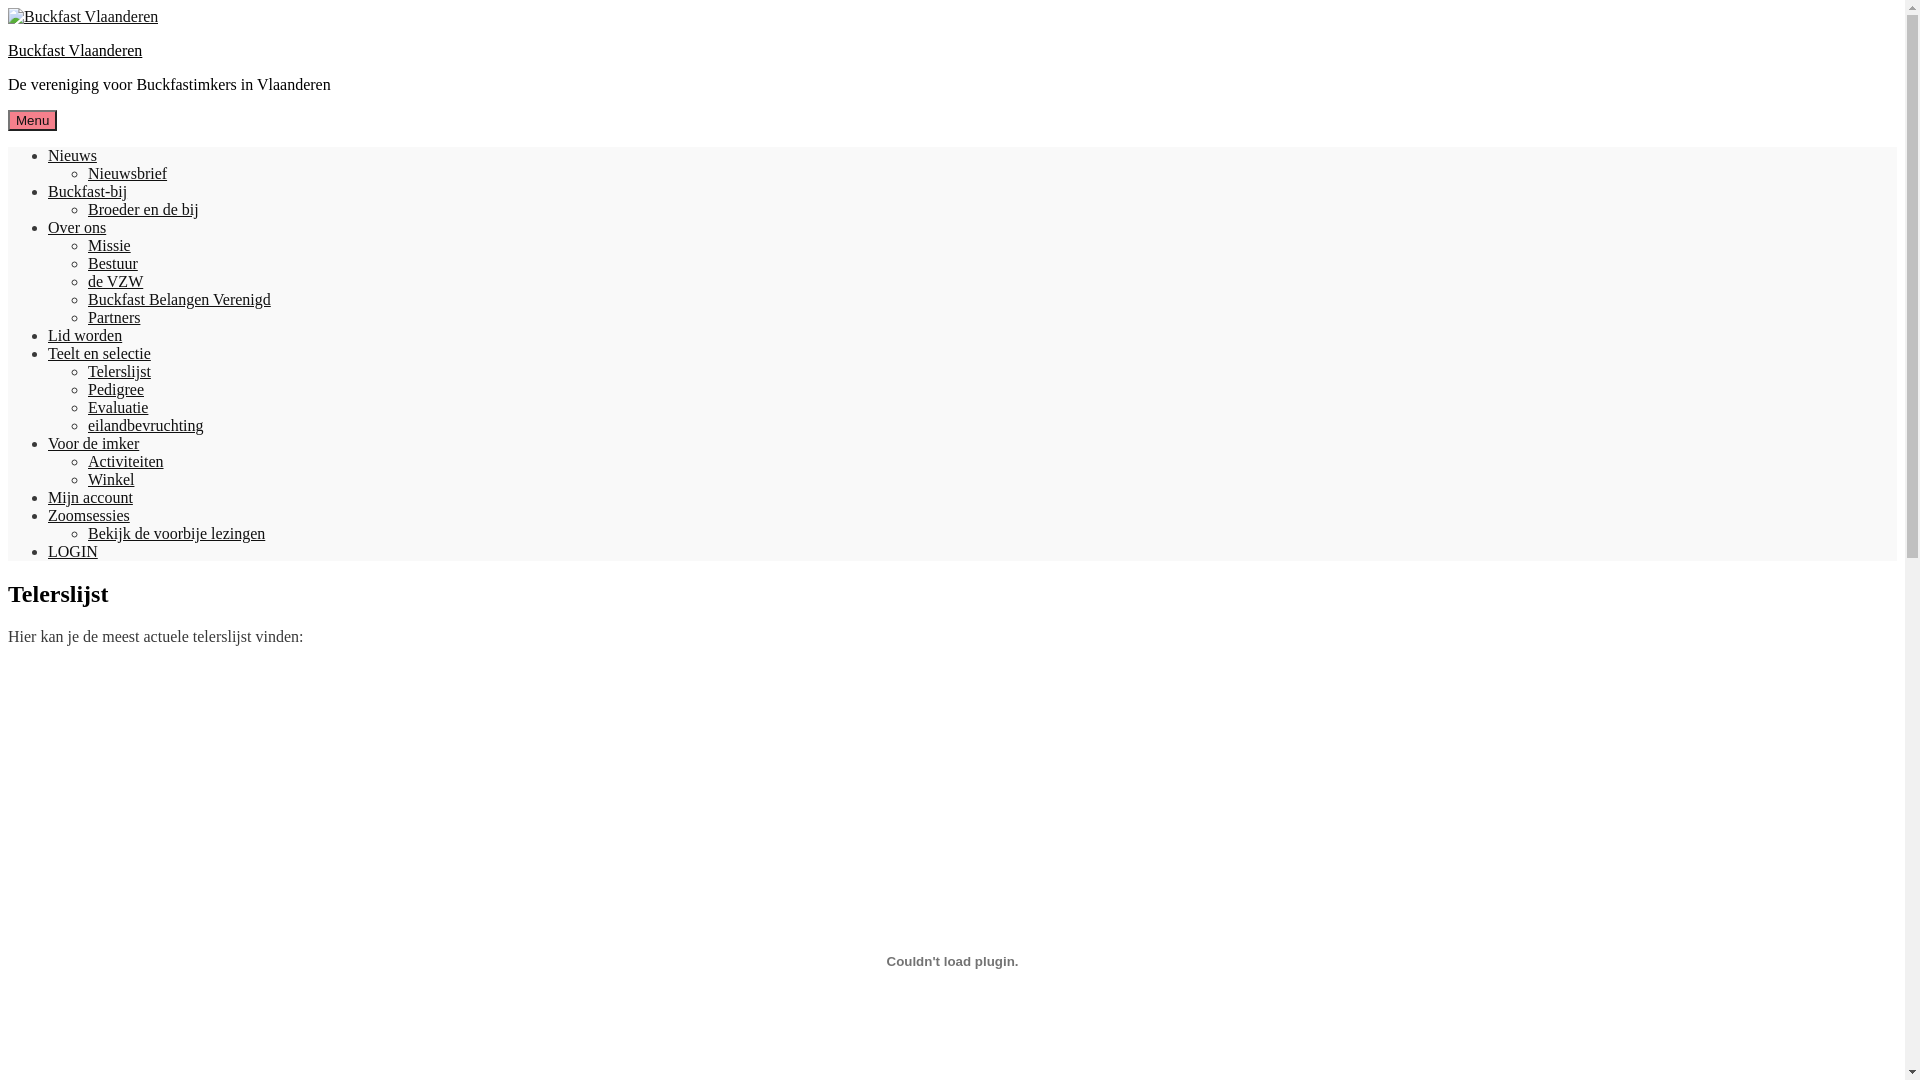 The image size is (1920, 1080). What do you see at coordinates (114, 281) in the screenshot?
I see `'de VZW'` at bounding box center [114, 281].